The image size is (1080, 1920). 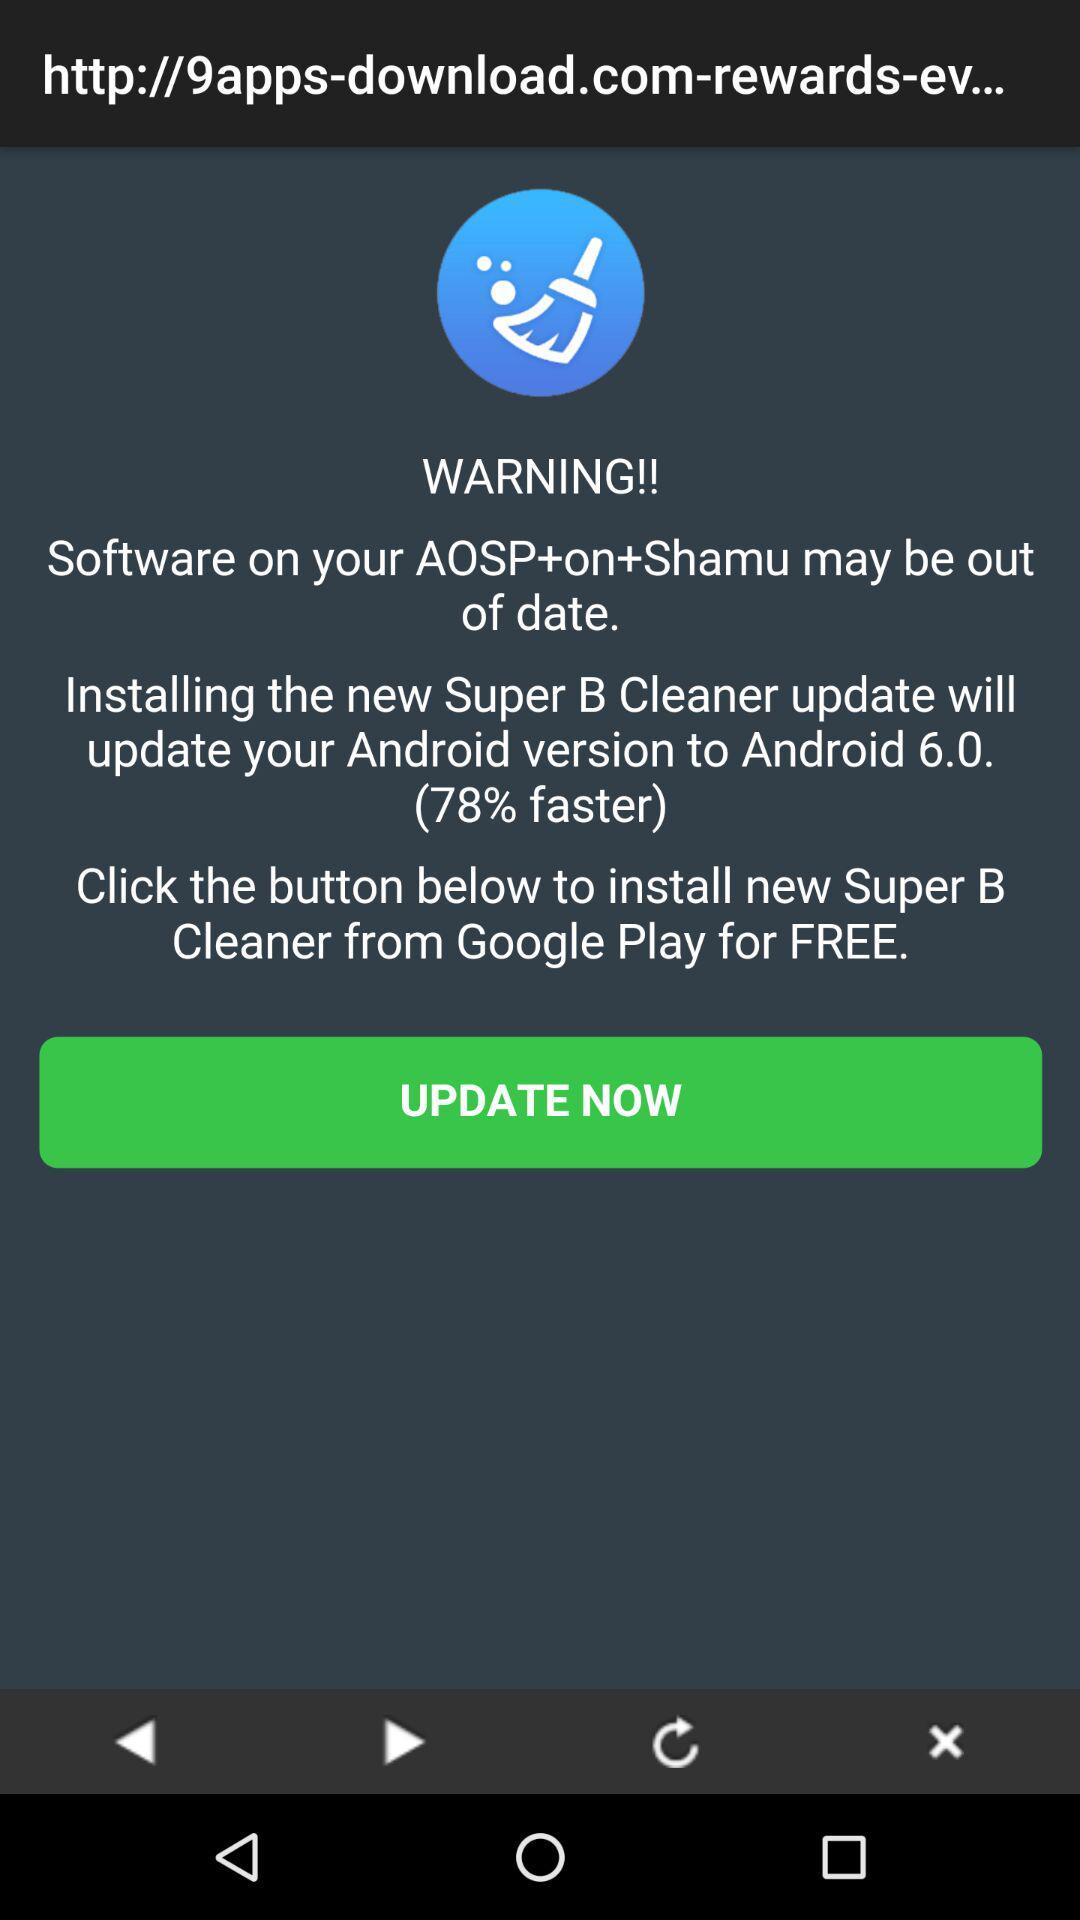 What do you see at coordinates (945, 1740) in the screenshot?
I see `go back` at bounding box center [945, 1740].